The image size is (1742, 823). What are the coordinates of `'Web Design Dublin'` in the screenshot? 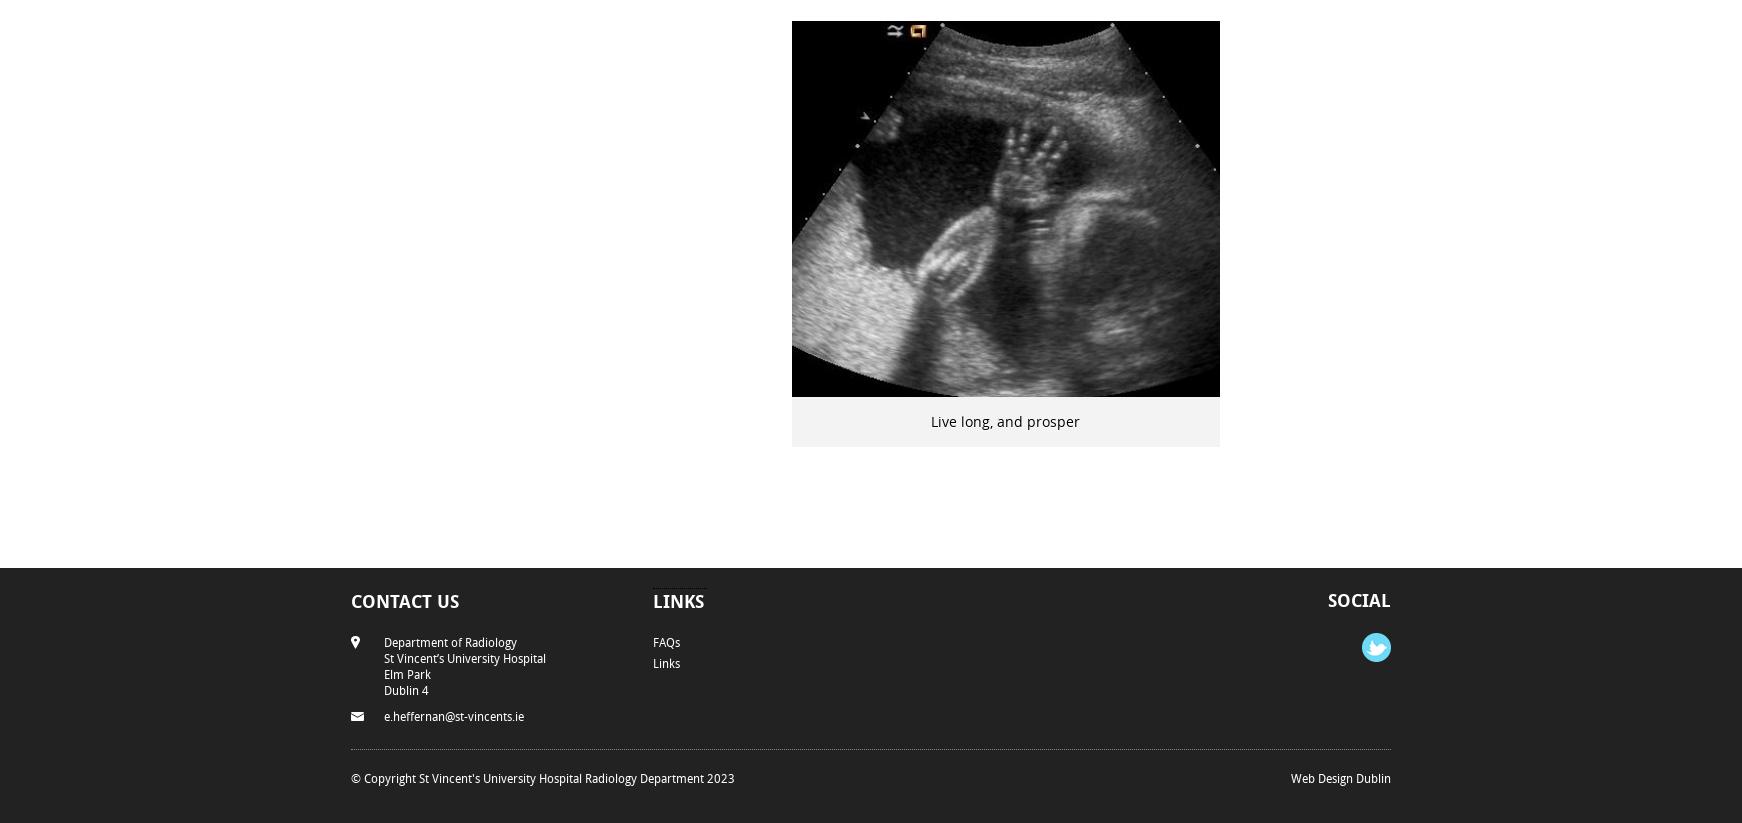 It's located at (1340, 775).